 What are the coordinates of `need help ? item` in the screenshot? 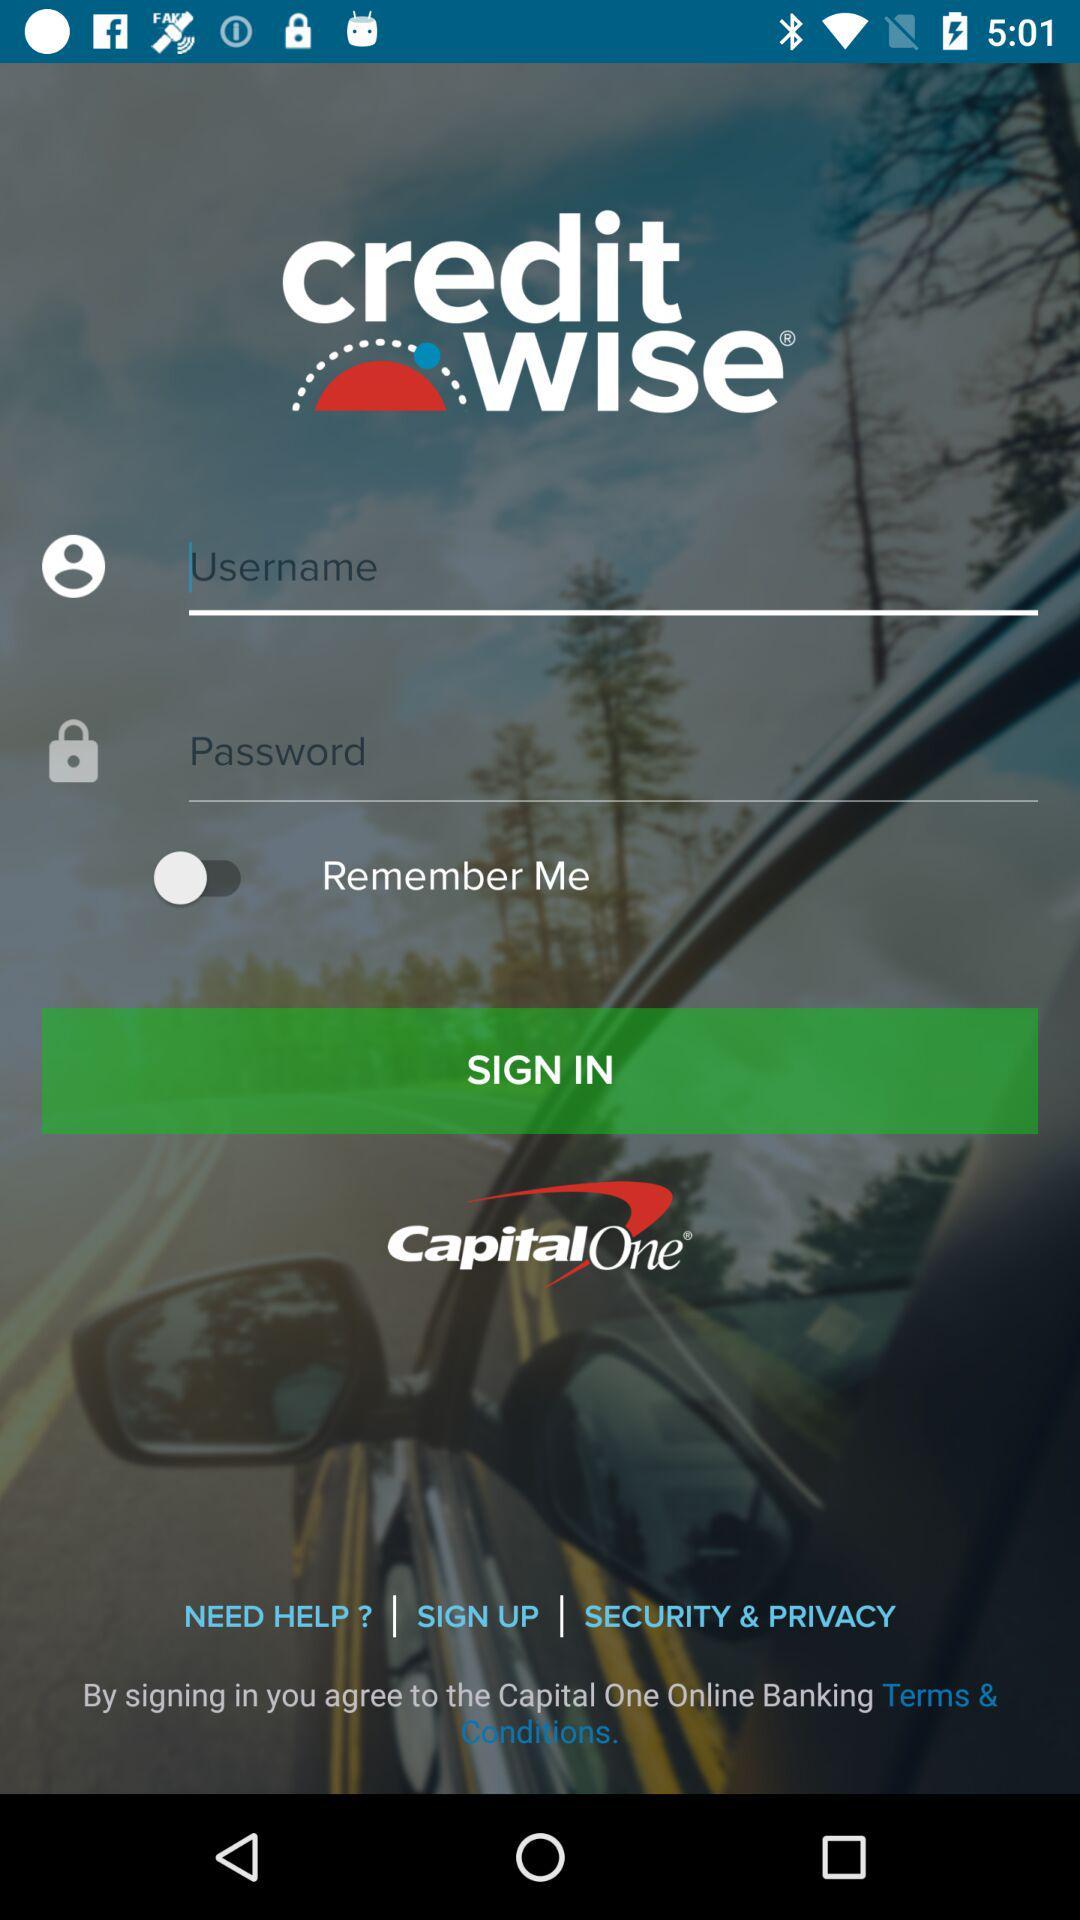 It's located at (277, 1616).